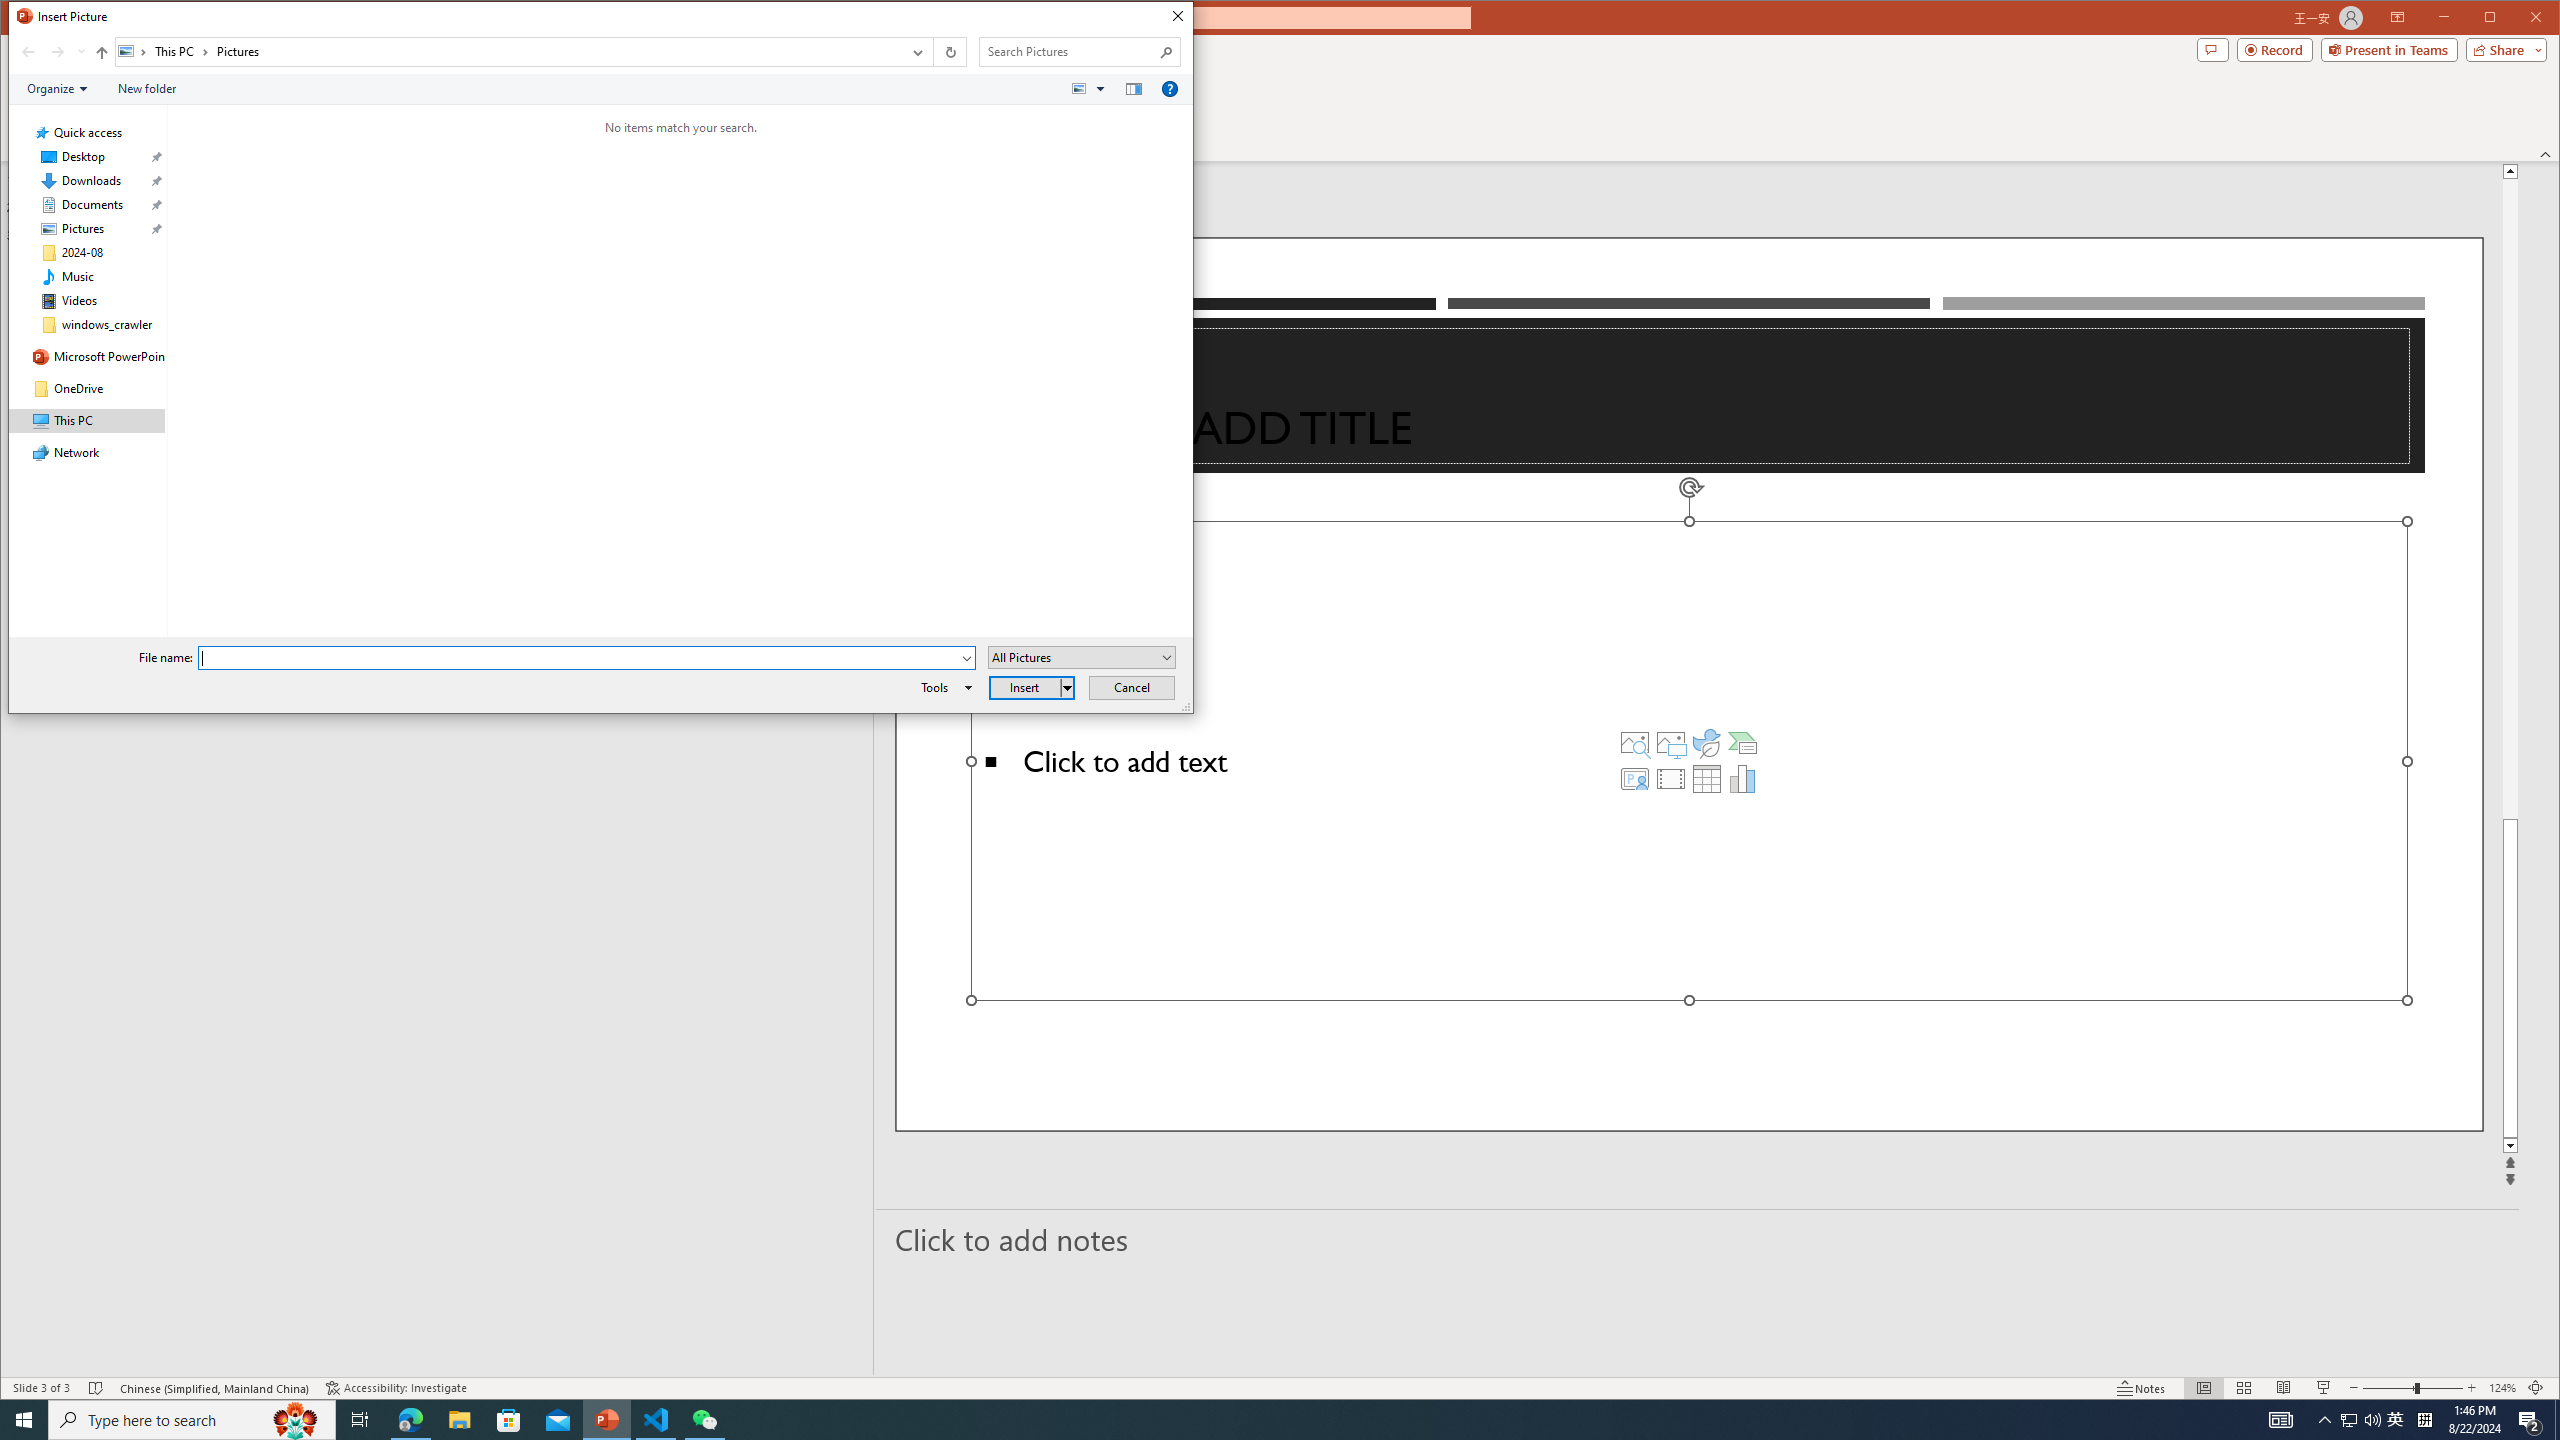  I want to click on 'Slide Notes', so click(1697, 1238).